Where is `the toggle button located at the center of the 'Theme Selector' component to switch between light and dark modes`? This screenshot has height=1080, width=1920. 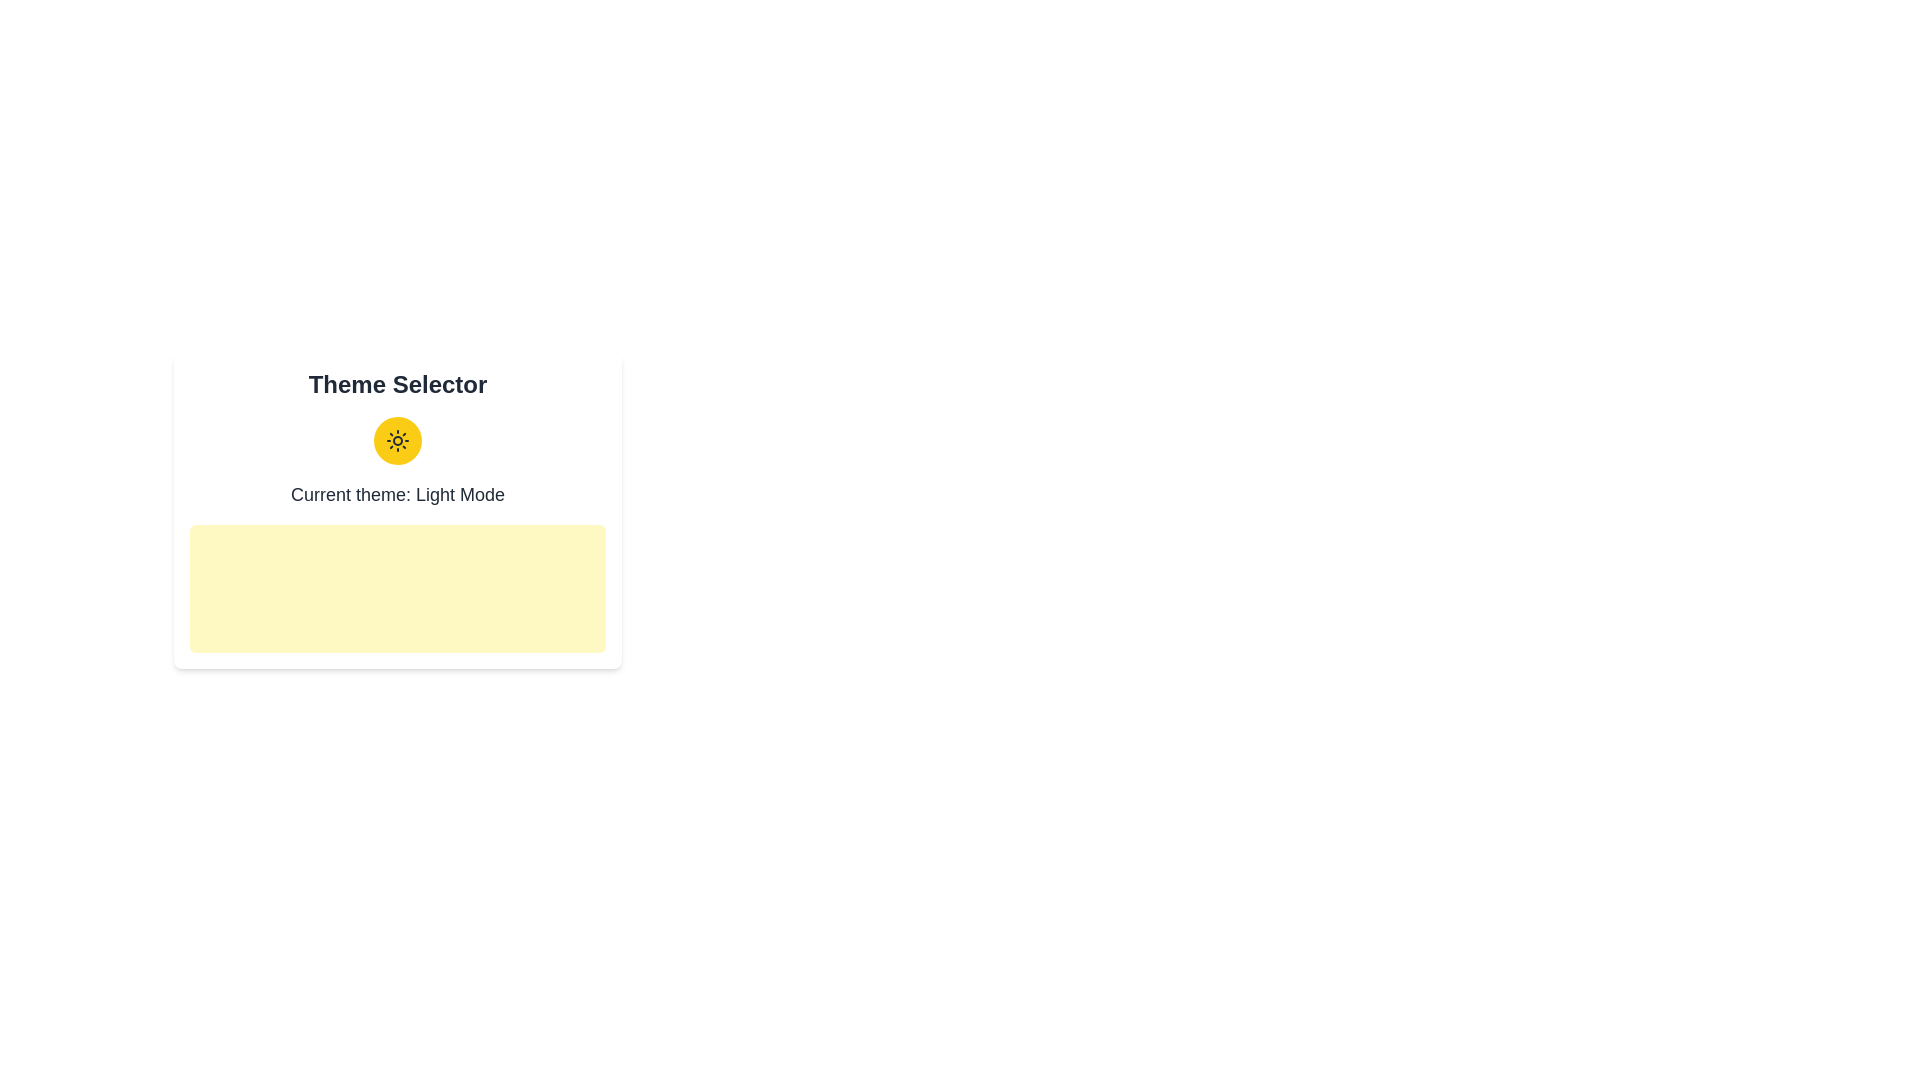 the toggle button located at the center of the 'Theme Selector' component to switch between light and dark modes is located at coordinates (398, 439).